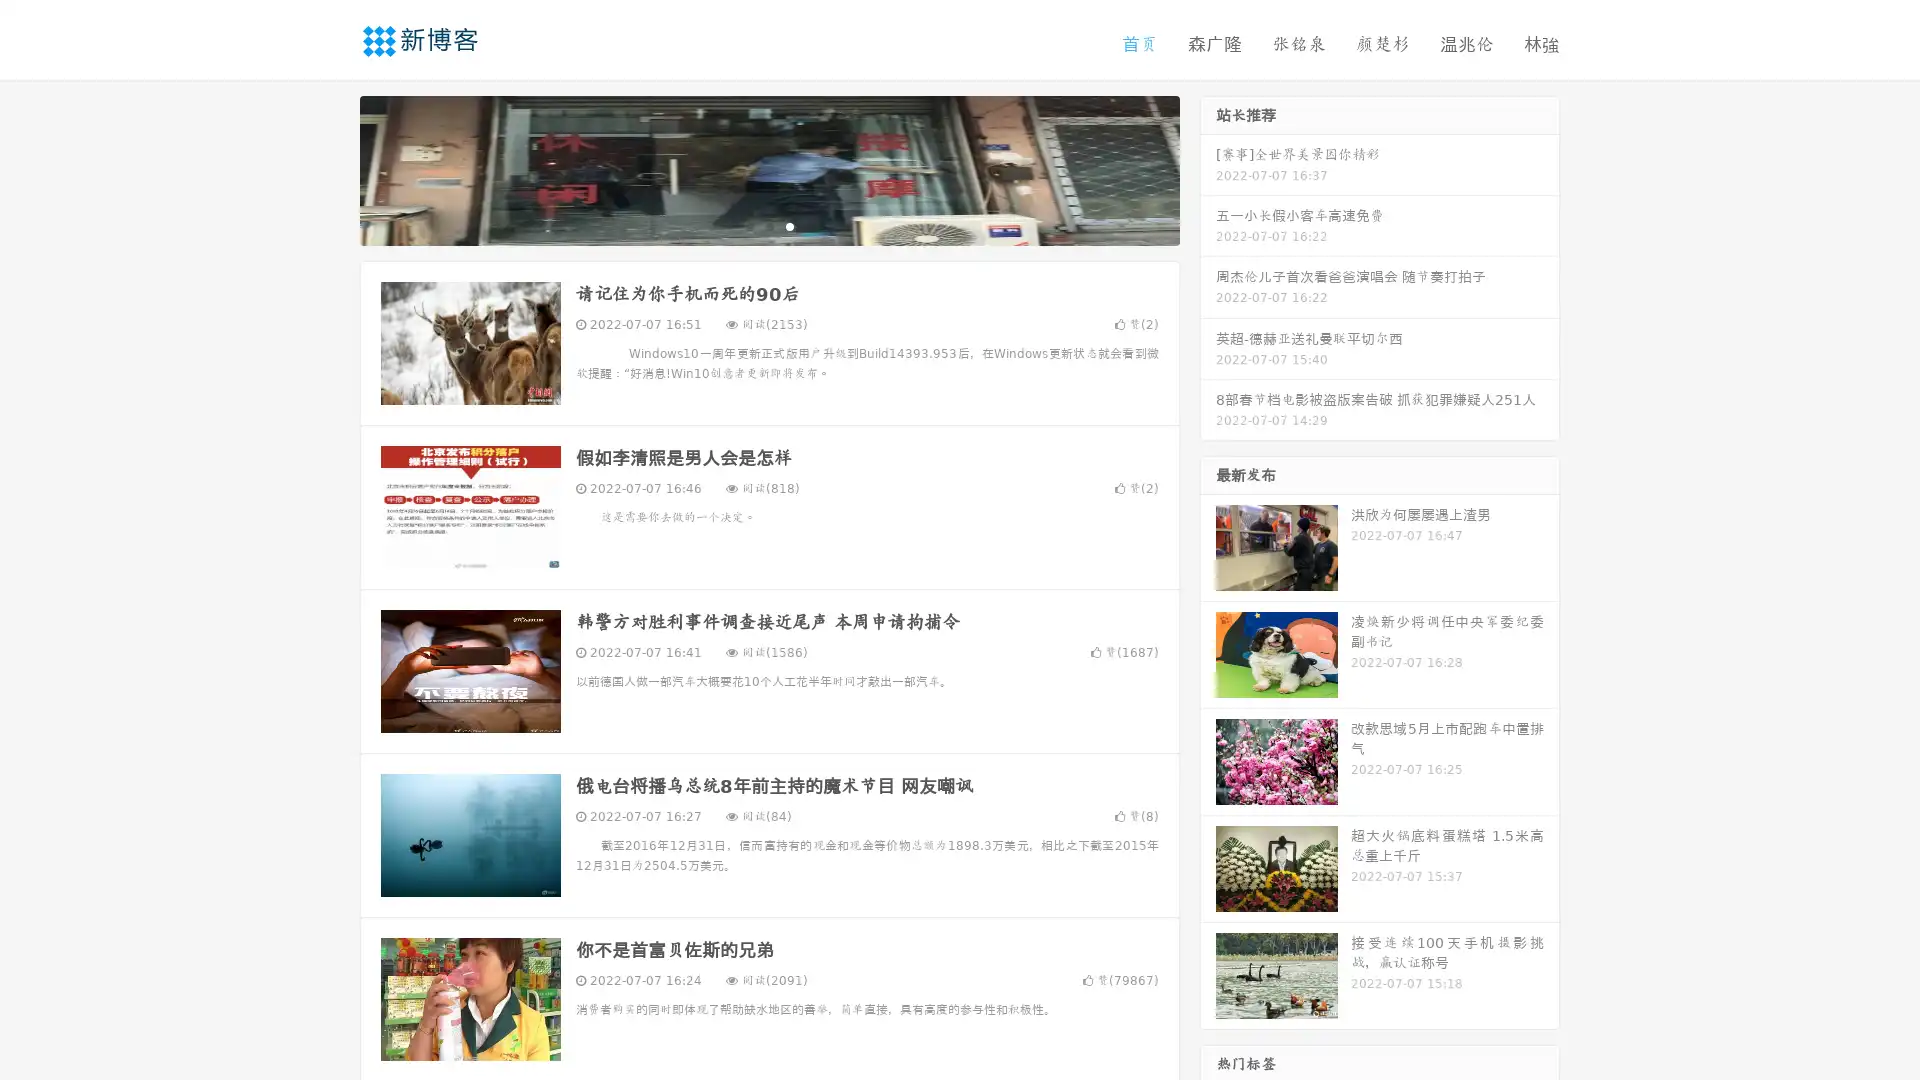 The height and width of the screenshot is (1080, 1920). What do you see at coordinates (748, 225) in the screenshot?
I see `Go to slide 1` at bounding box center [748, 225].